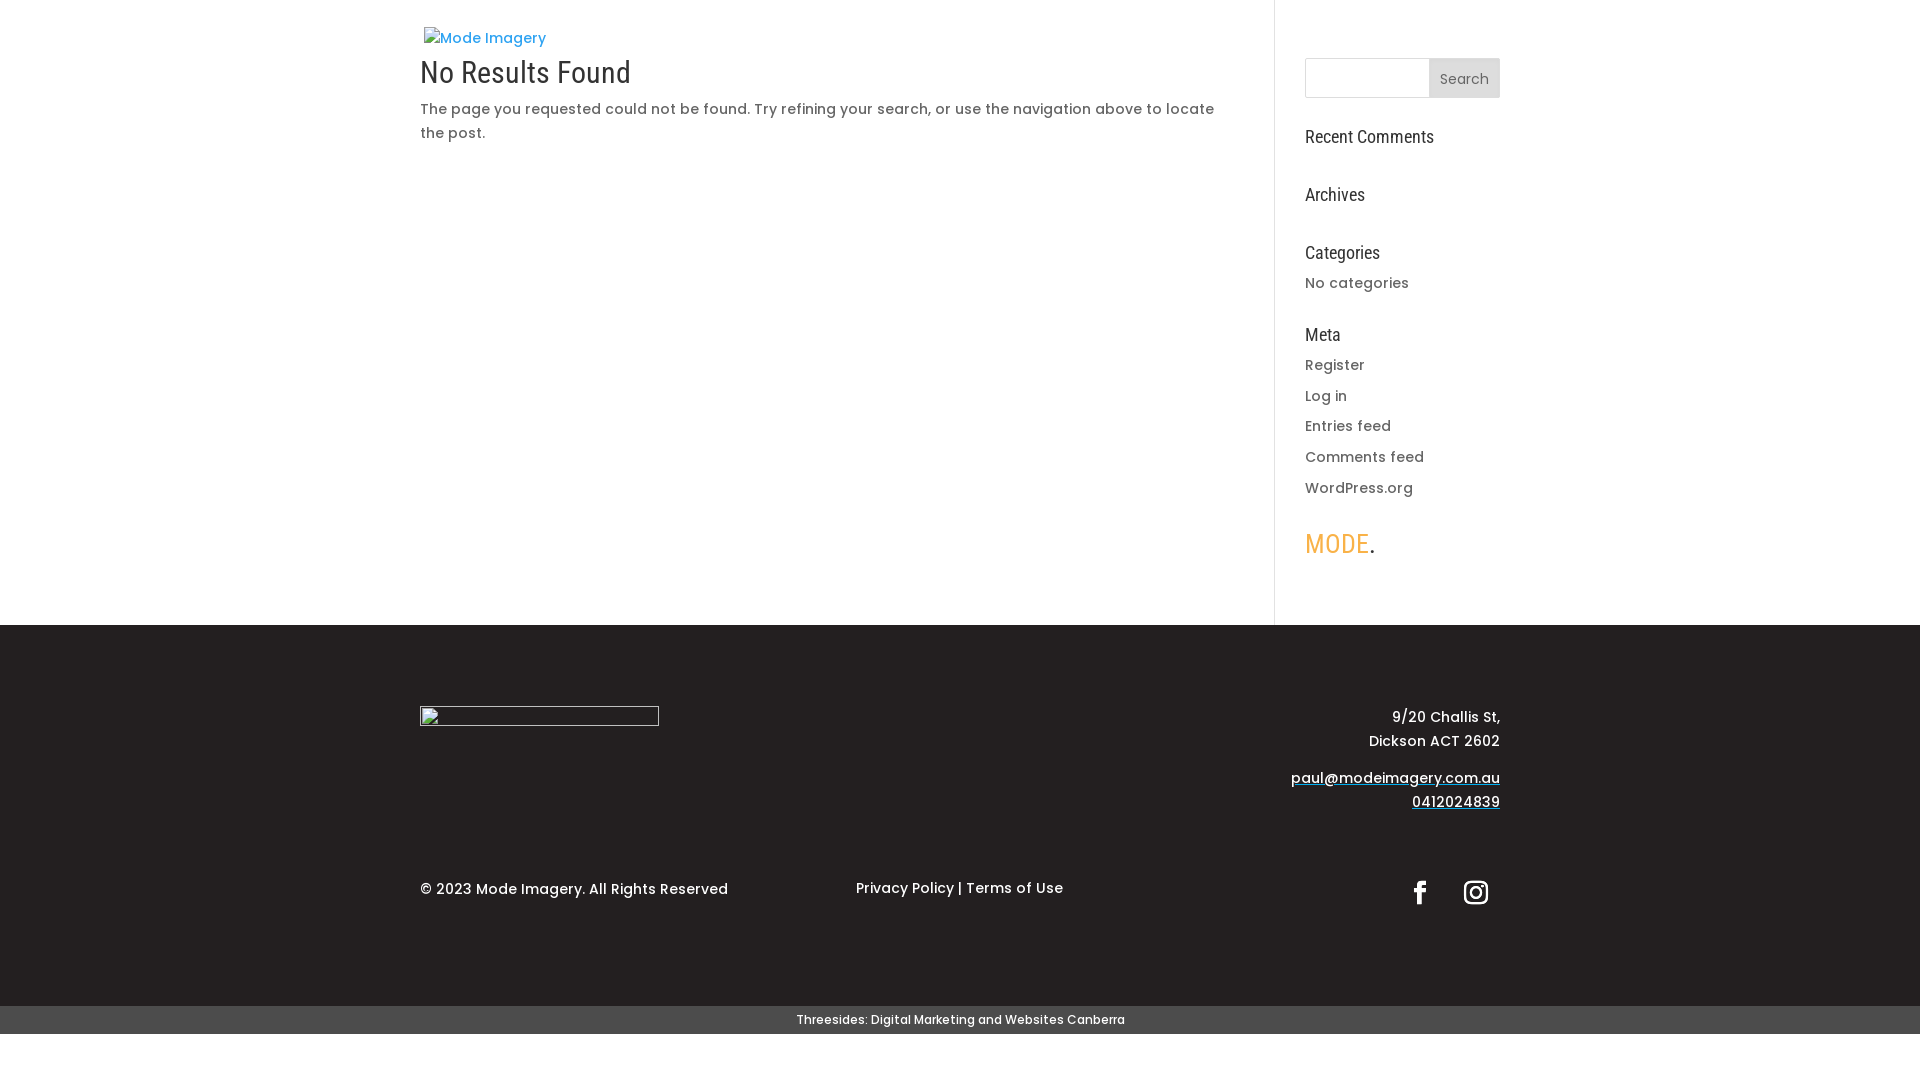 The image size is (1920, 1080). What do you see at coordinates (1305, 456) in the screenshot?
I see `'Comments feed'` at bounding box center [1305, 456].